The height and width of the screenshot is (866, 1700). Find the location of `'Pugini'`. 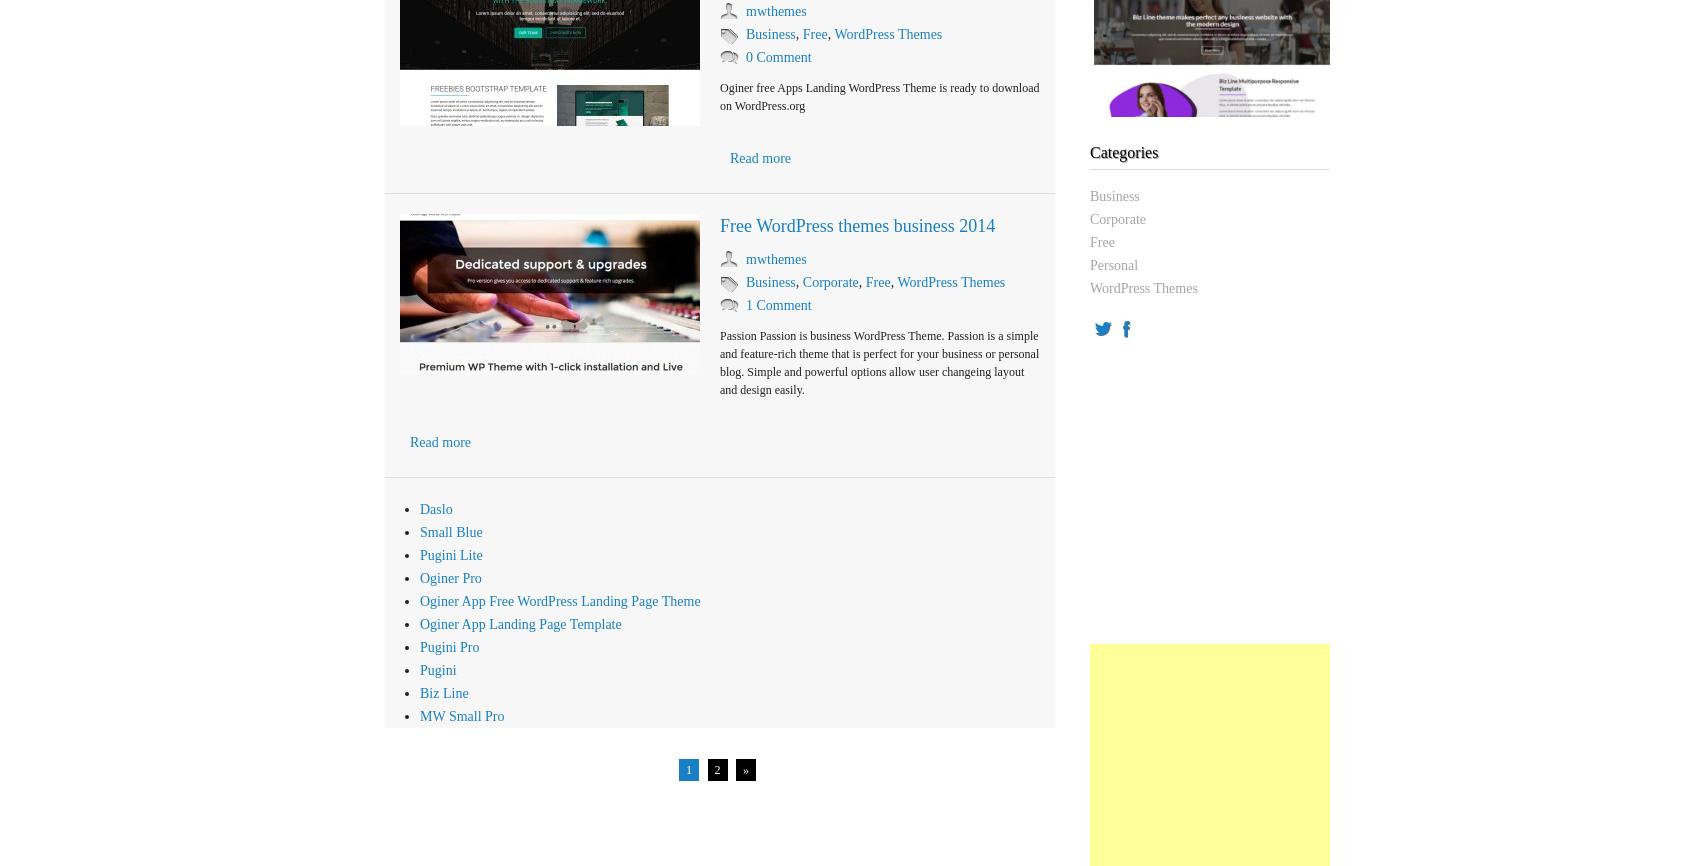

'Pugini' is located at coordinates (437, 669).